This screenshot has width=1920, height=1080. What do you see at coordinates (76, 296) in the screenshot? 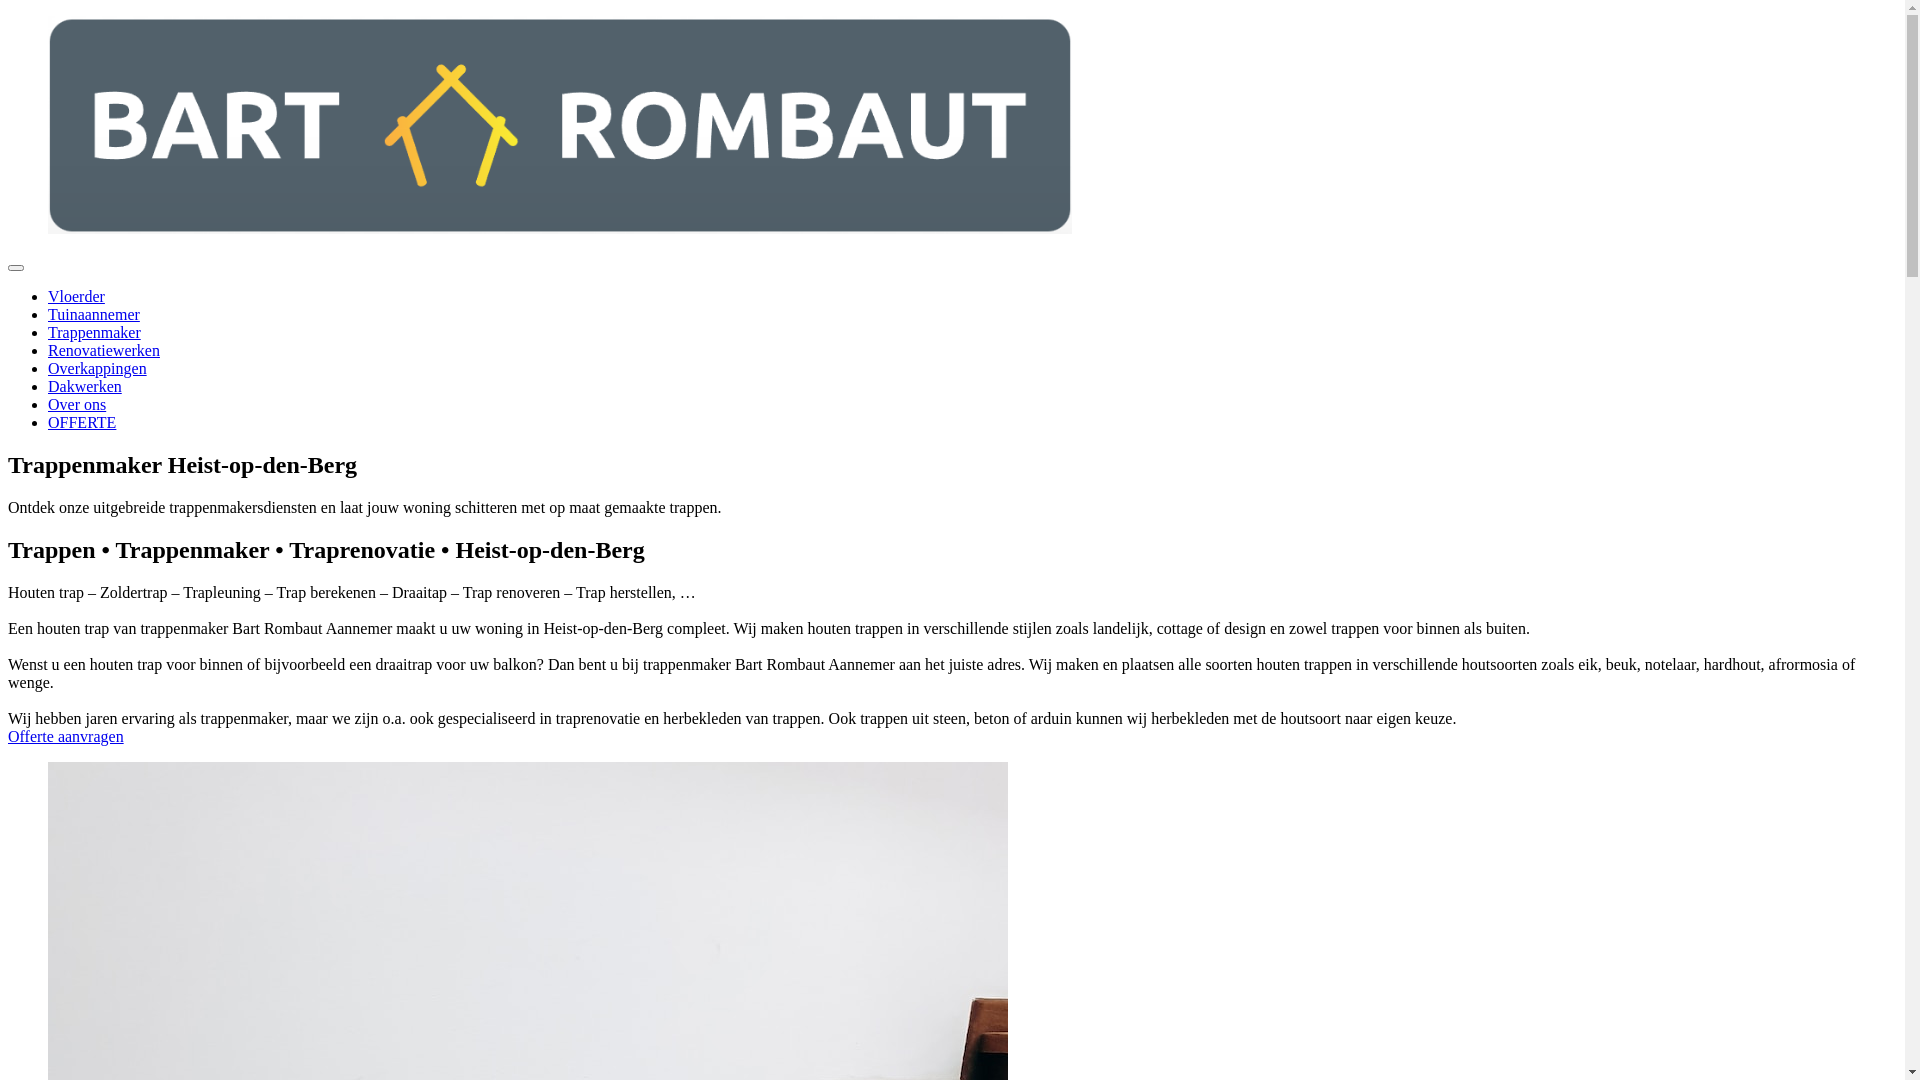
I see `'Vloerder'` at bounding box center [76, 296].